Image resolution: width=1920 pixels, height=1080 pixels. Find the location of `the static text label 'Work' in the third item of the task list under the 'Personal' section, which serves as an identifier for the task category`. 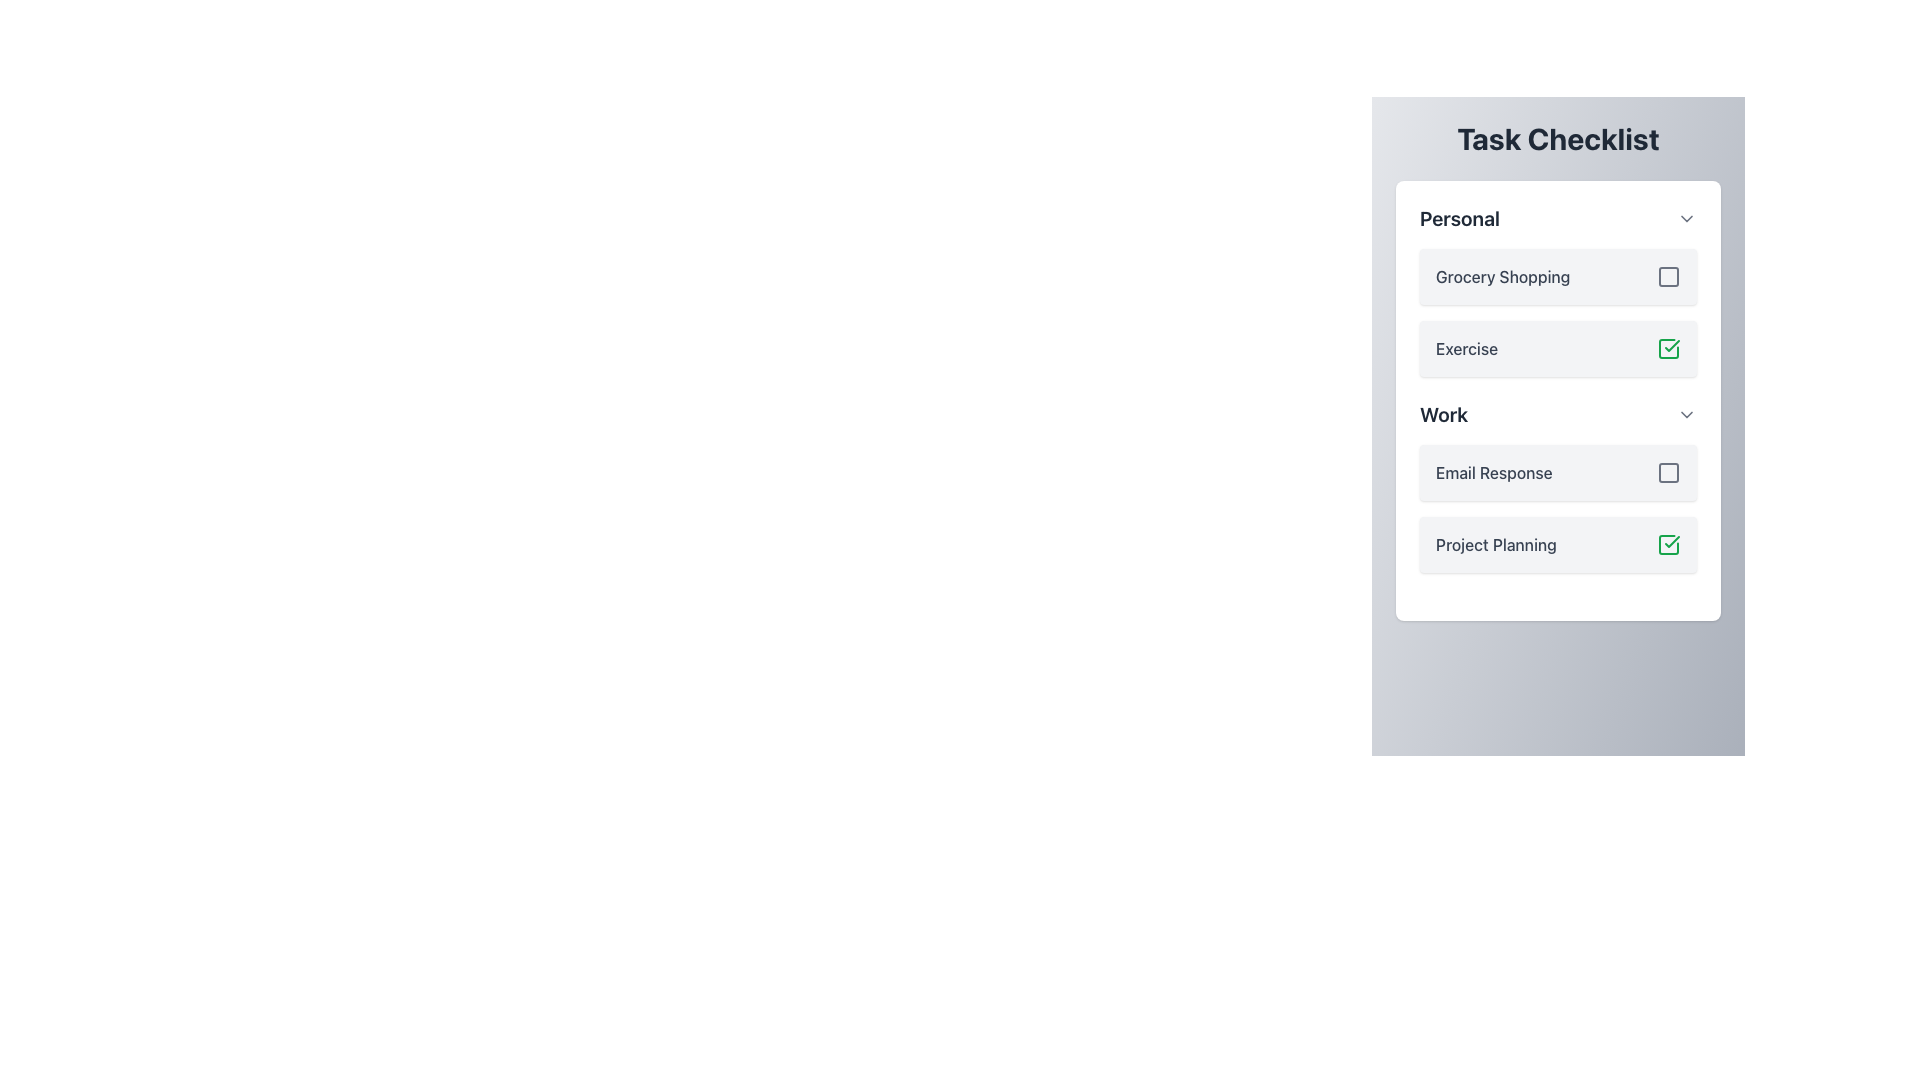

the static text label 'Work' in the third item of the task list under the 'Personal' section, which serves as an identifier for the task category is located at coordinates (1444, 414).